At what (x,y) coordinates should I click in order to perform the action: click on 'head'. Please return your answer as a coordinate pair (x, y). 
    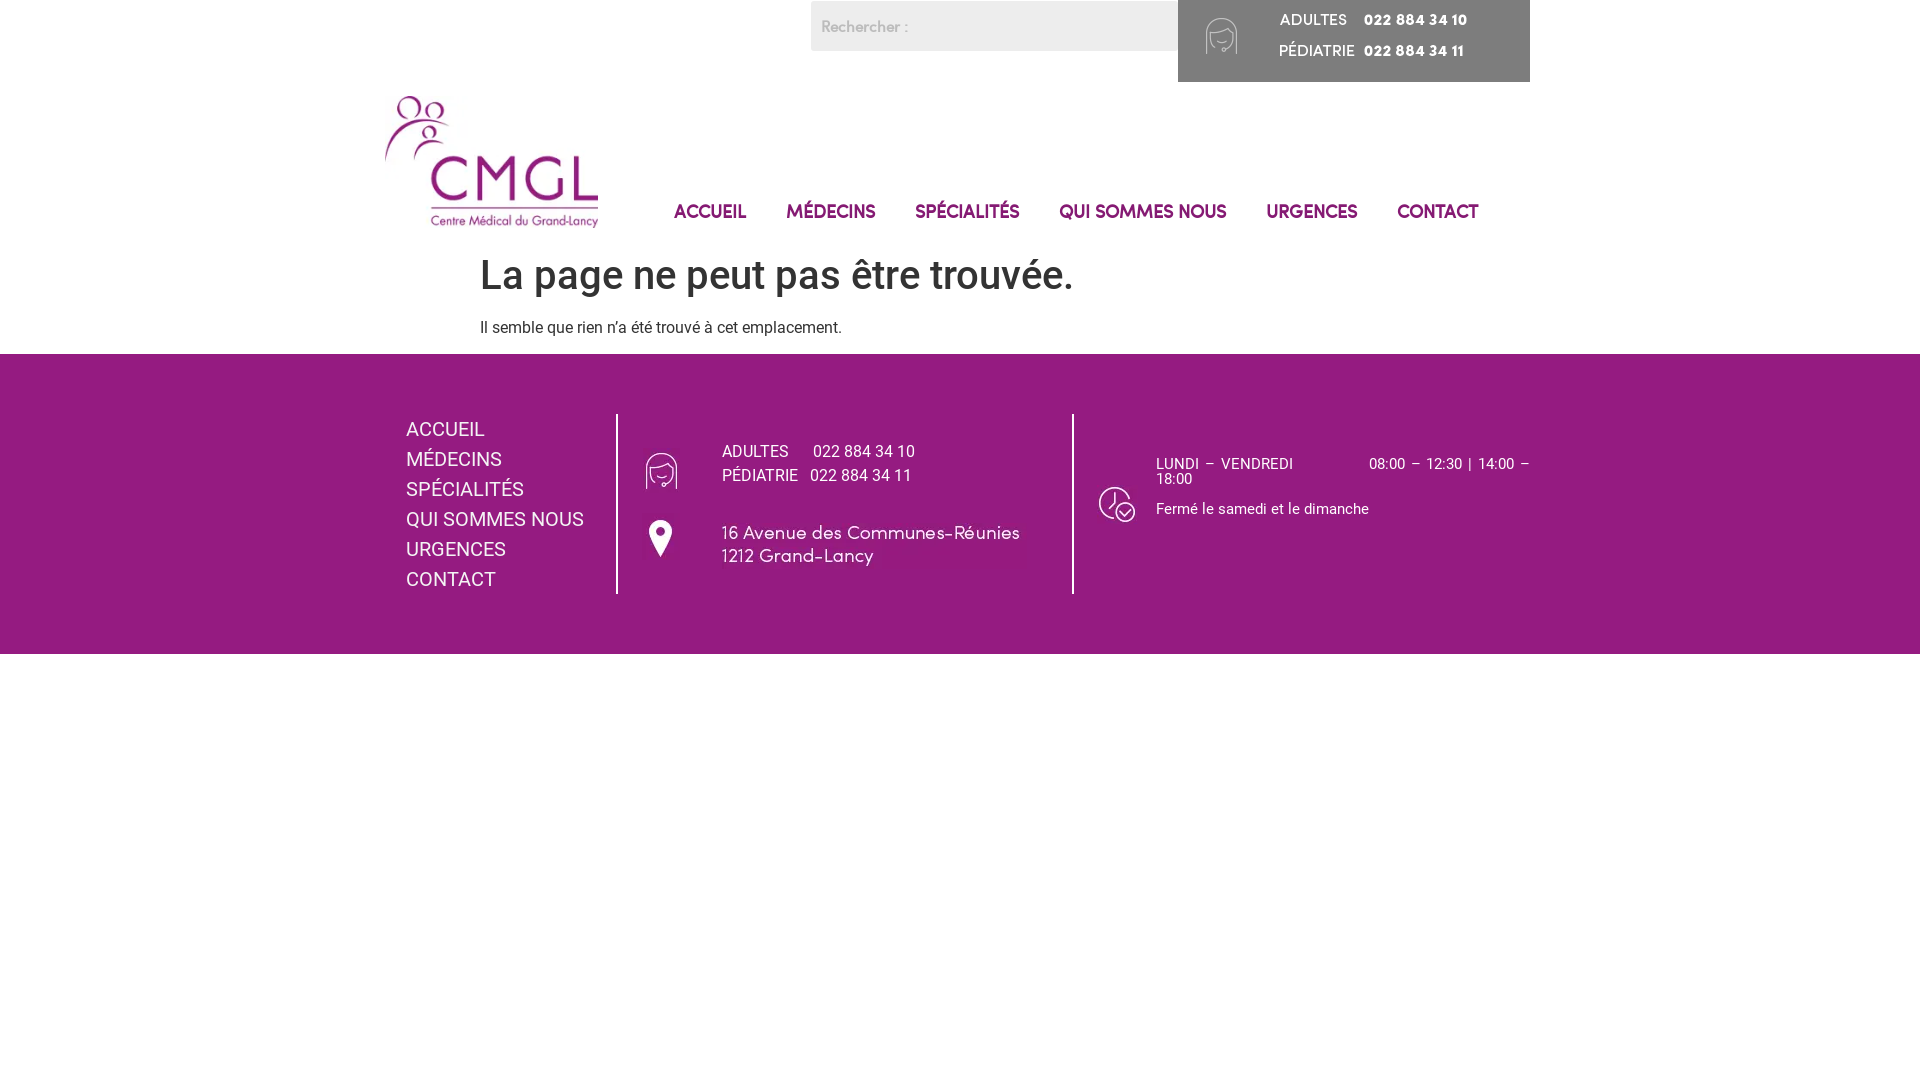
    Looking at the image, I should click on (1204, 34).